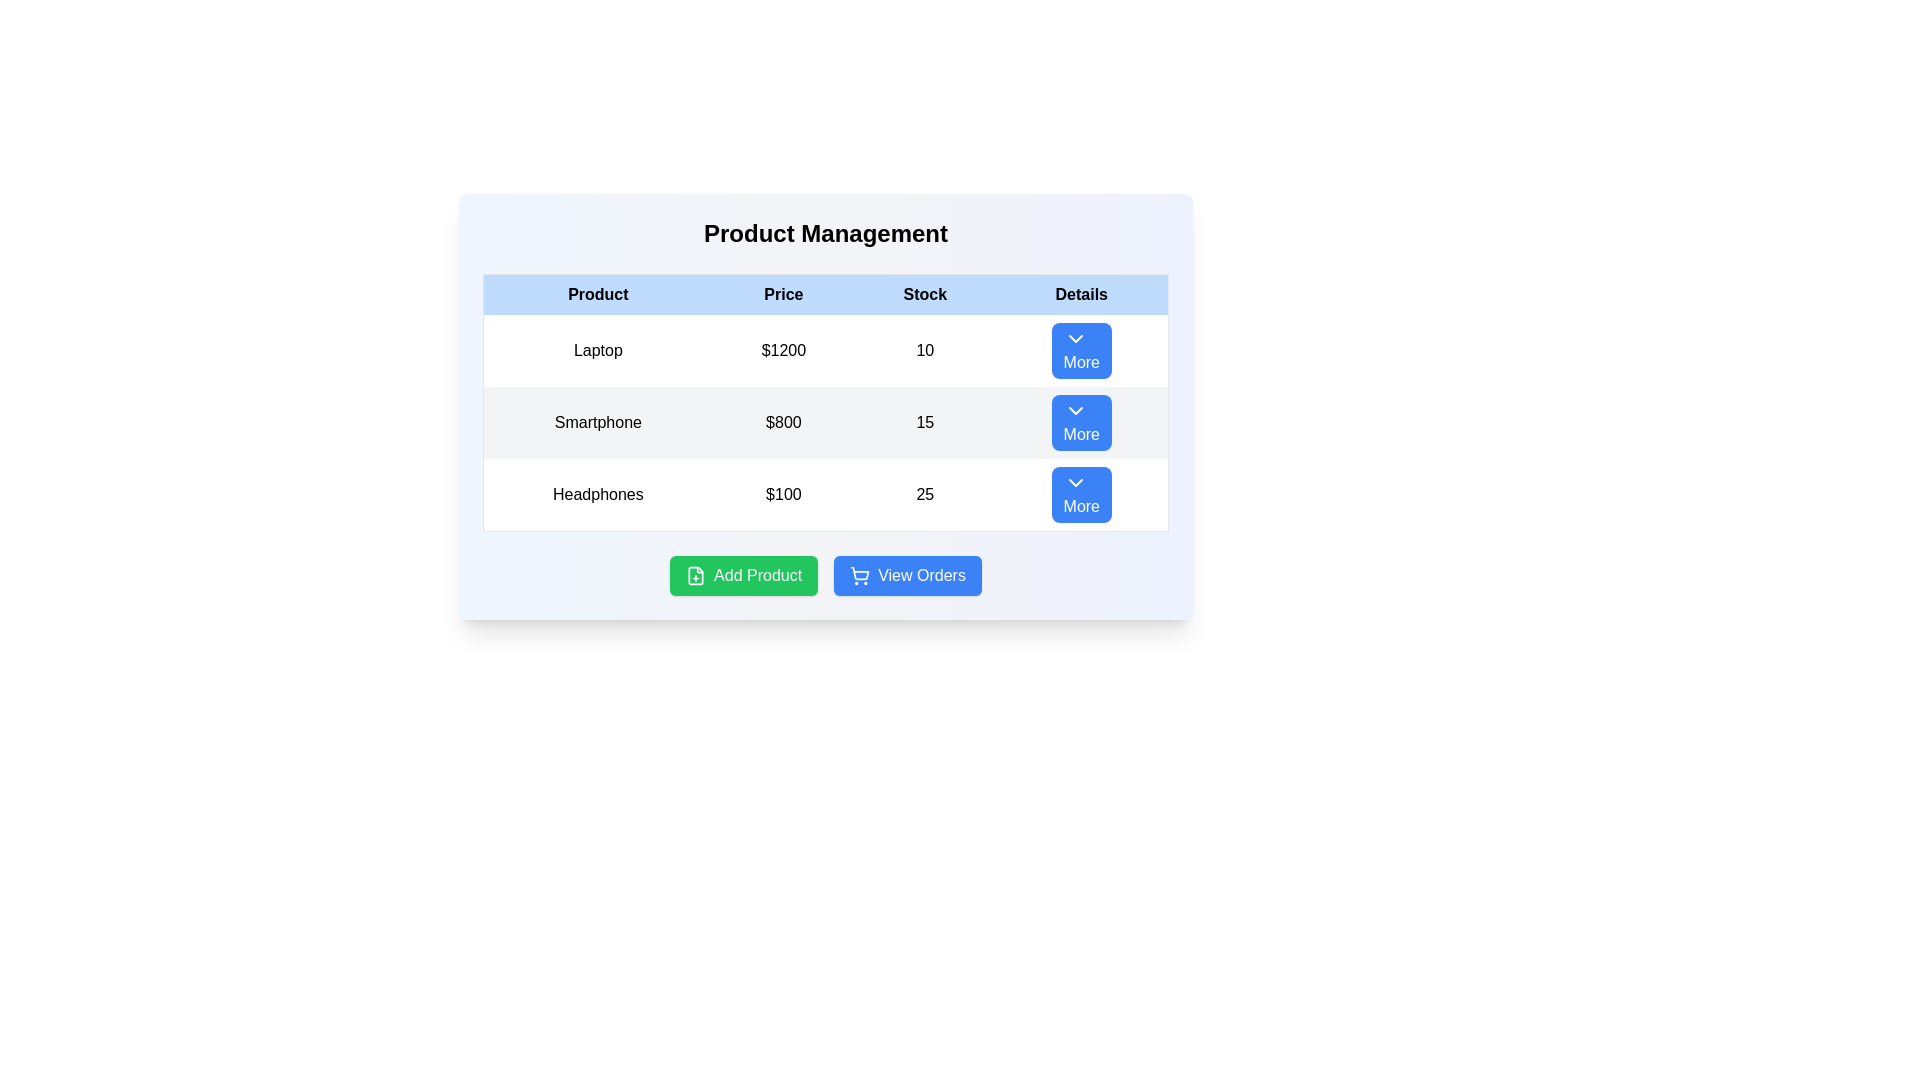 Image resolution: width=1920 pixels, height=1080 pixels. Describe the element at coordinates (696, 575) in the screenshot. I see `the decorative icon located within the 'Add Product' button in the footer section, positioned before the text label` at that location.